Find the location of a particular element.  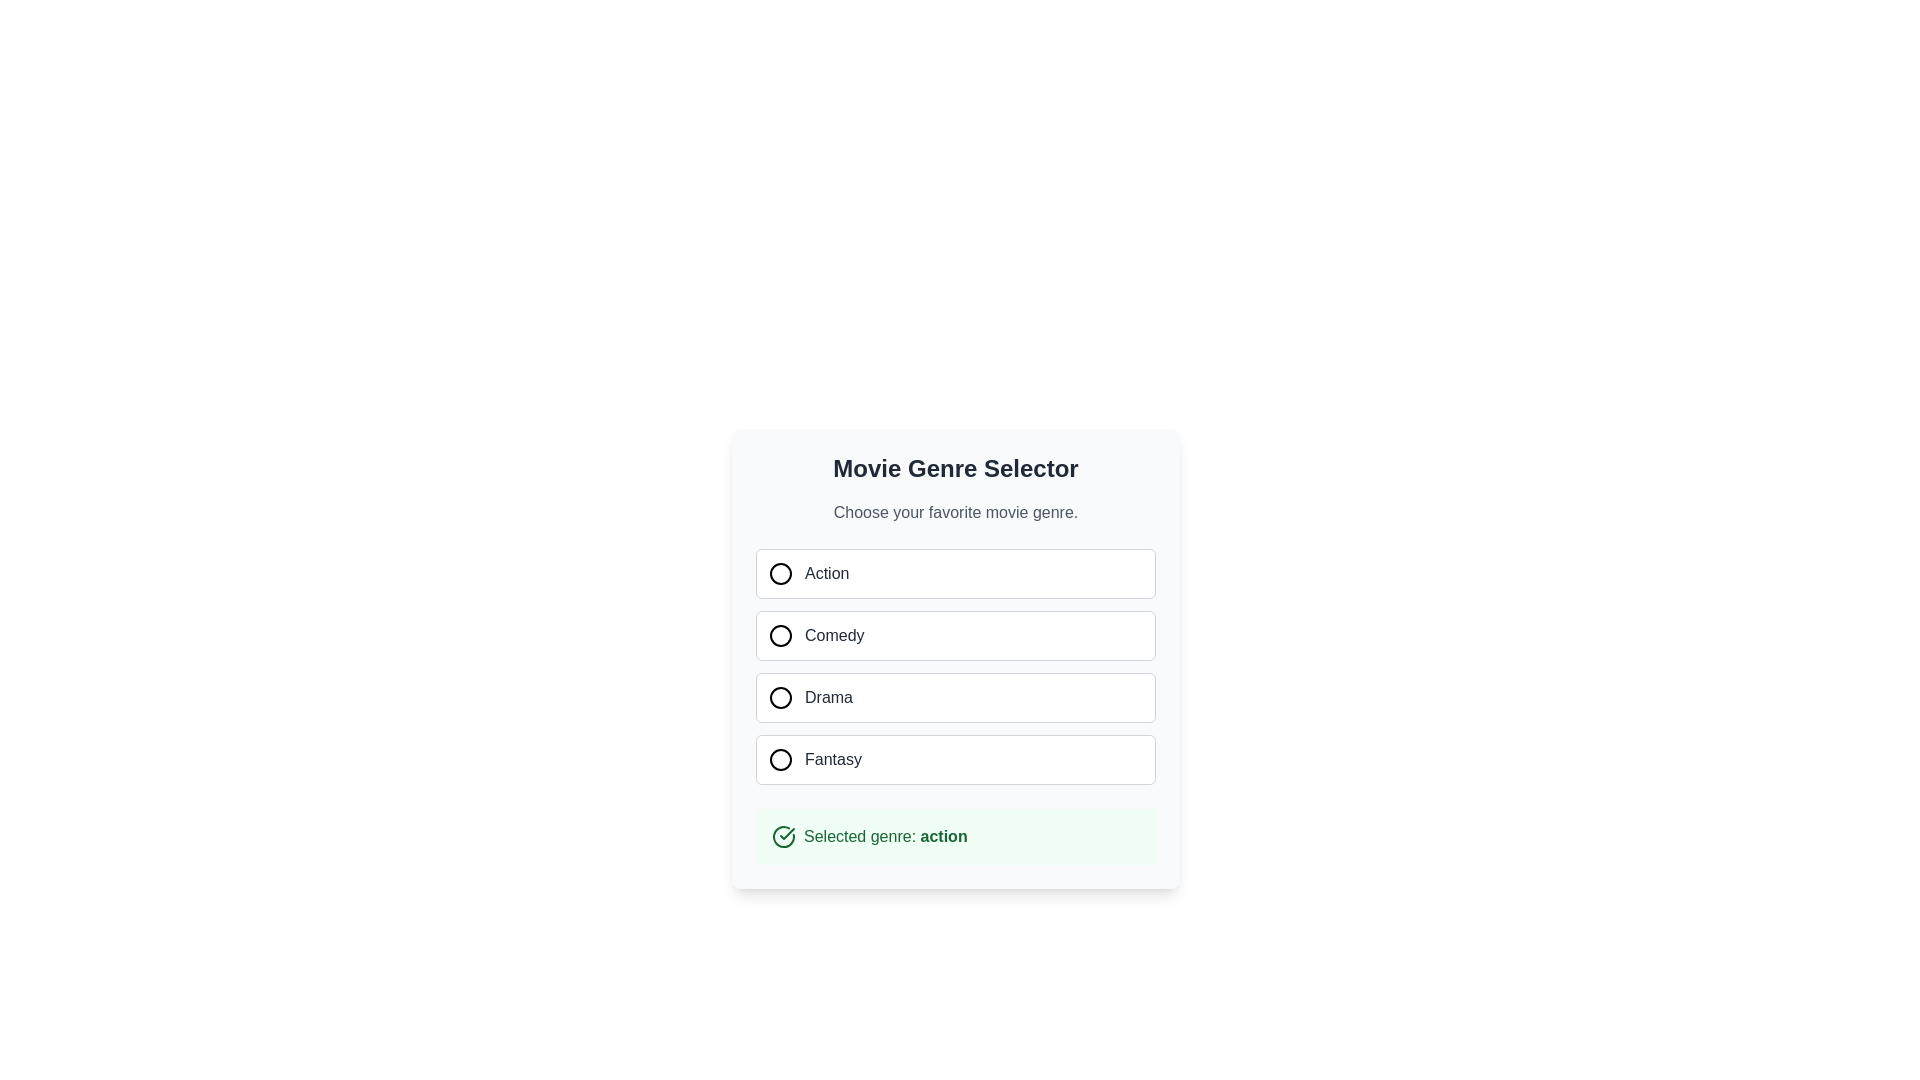

the circular toggle indicator icon adjacent to the 'Comedy' genre label is located at coordinates (834, 636).